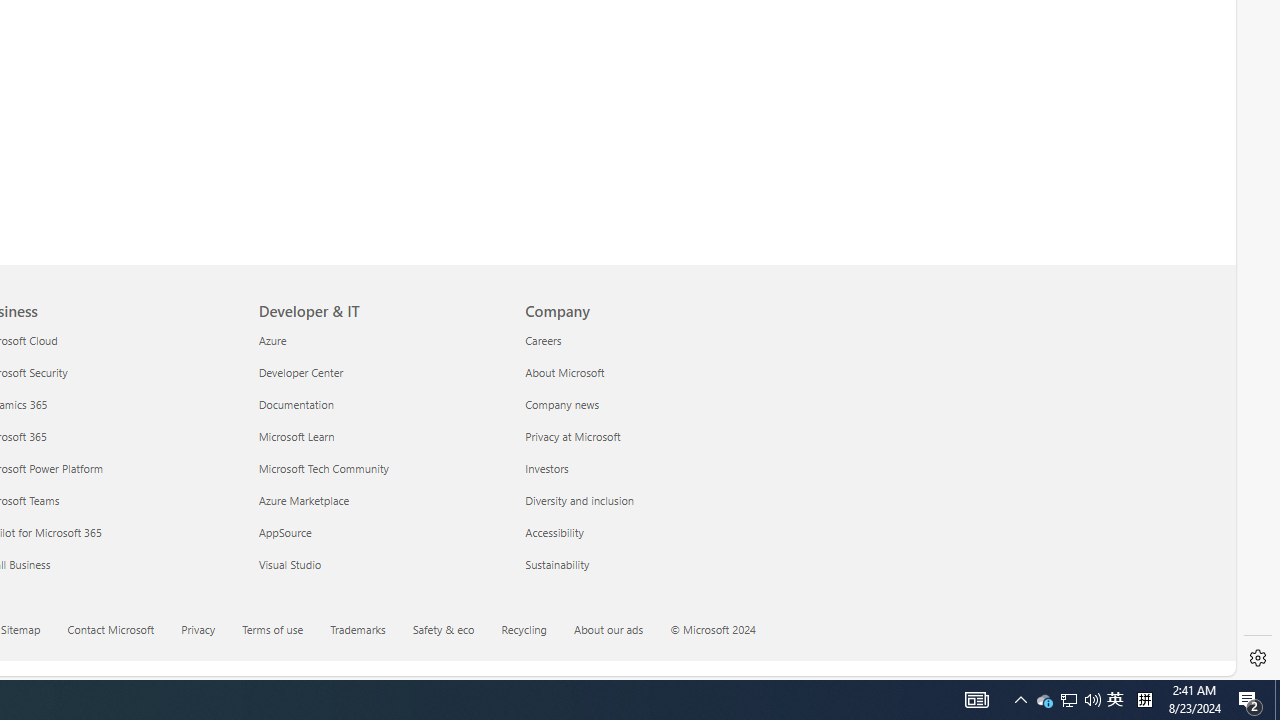 This screenshot has height=720, width=1280. What do you see at coordinates (109, 627) in the screenshot?
I see `'Contact Microsoft'` at bounding box center [109, 627].